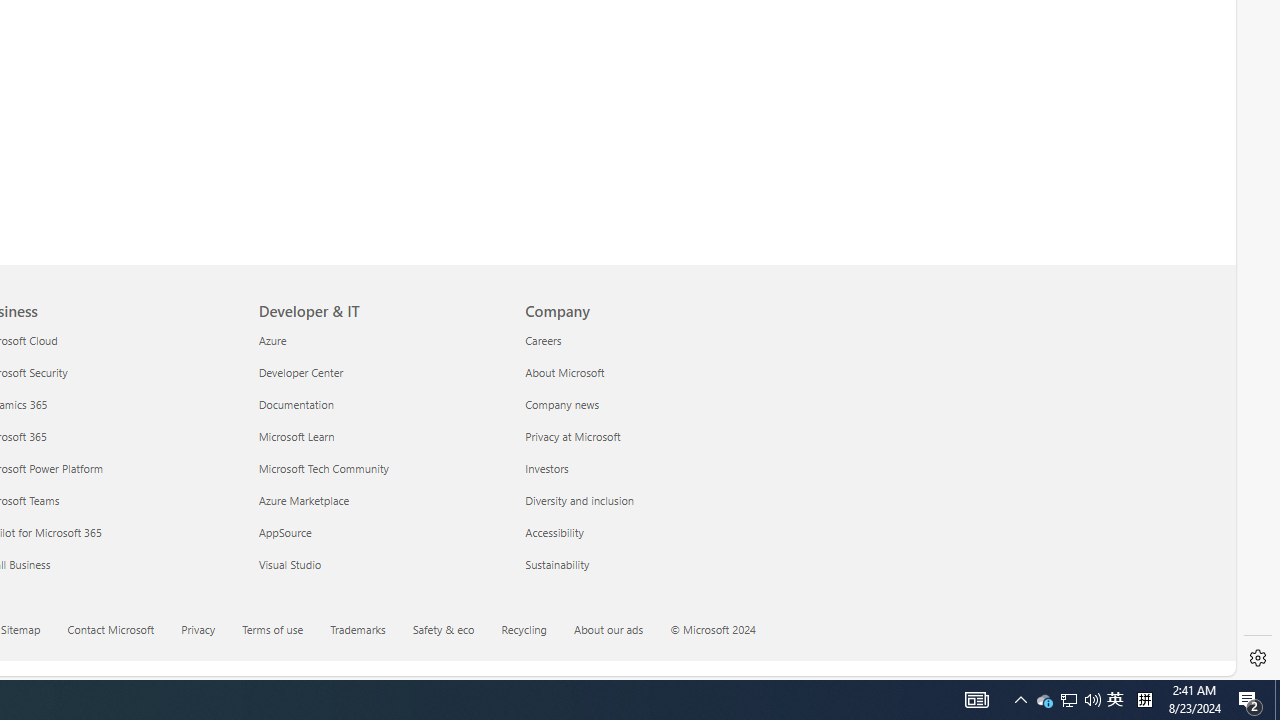 This screenshot has height=720, width=1280. What do you see at coordinates (109, 627) in the screenshot?
I see `'Contact Microsoft'` at bounding box center [109, 627].